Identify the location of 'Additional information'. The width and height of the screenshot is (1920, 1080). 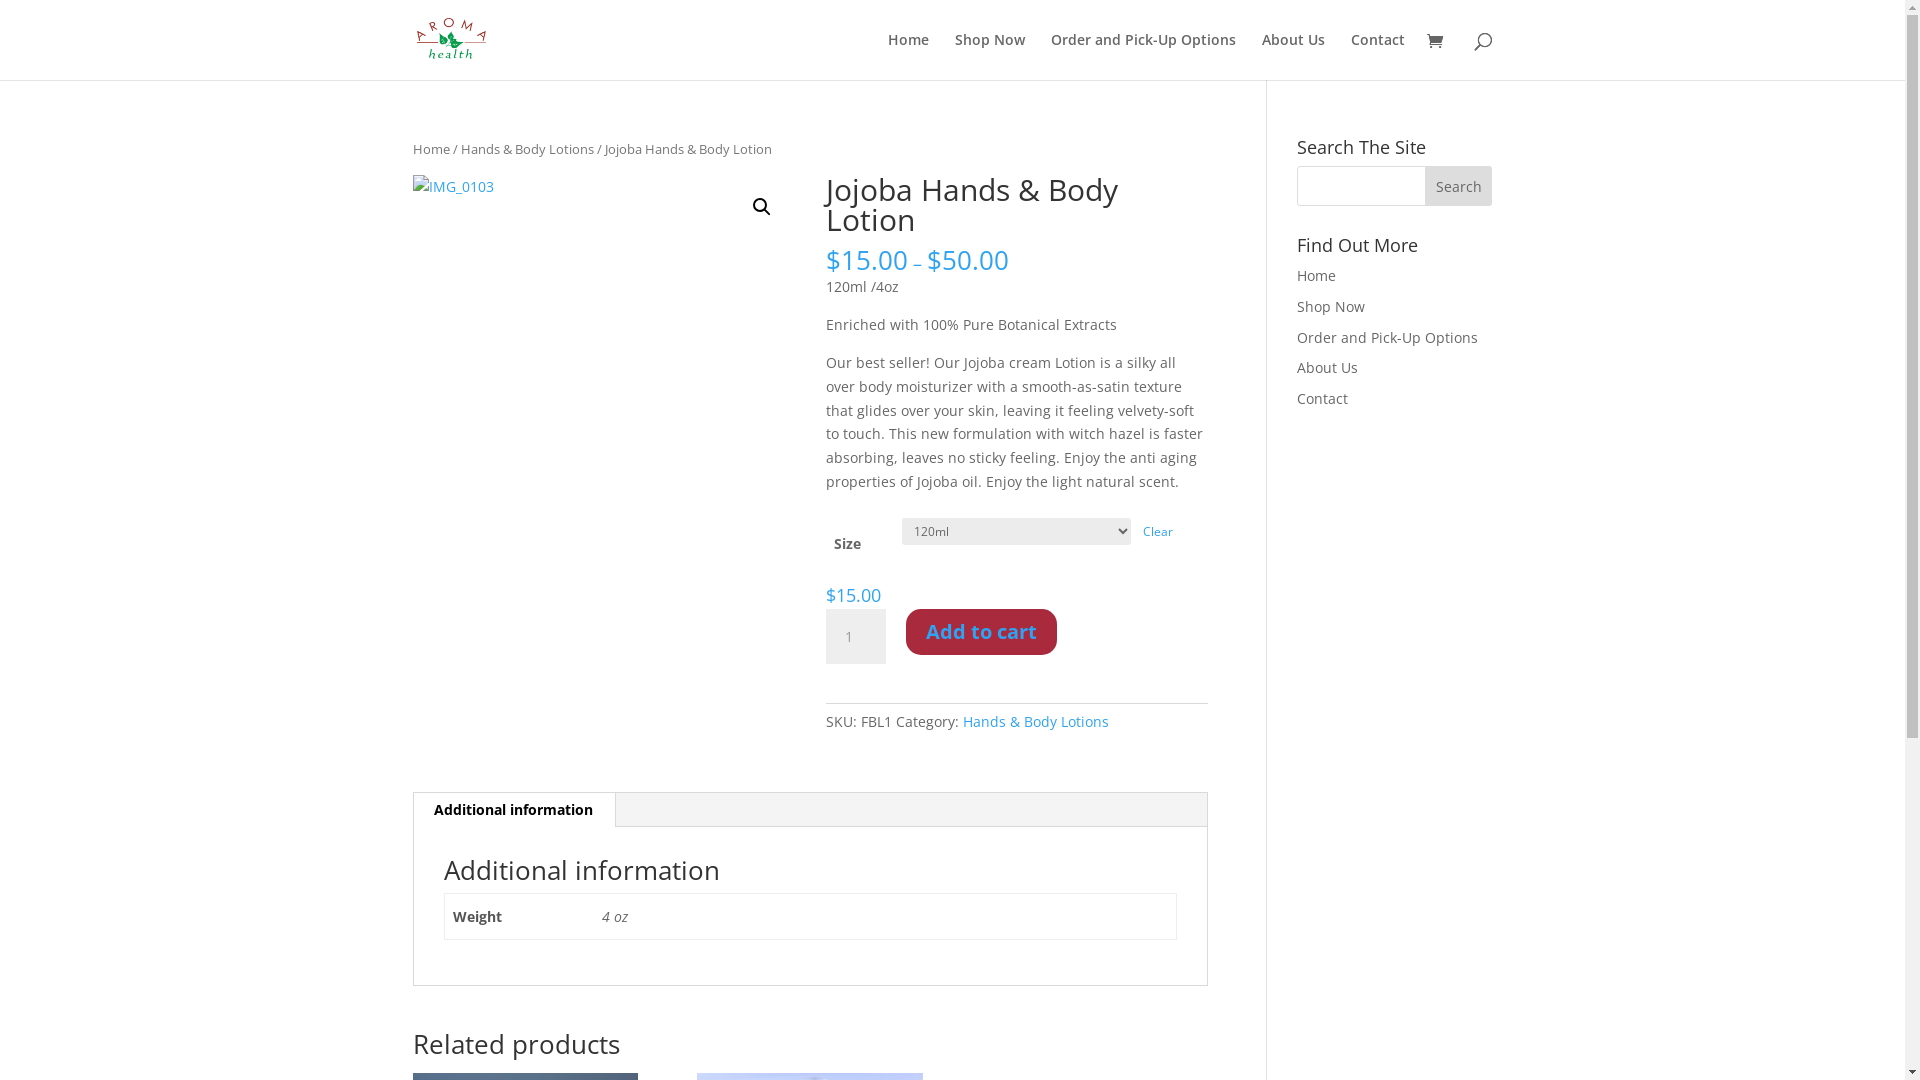
(513, 810).